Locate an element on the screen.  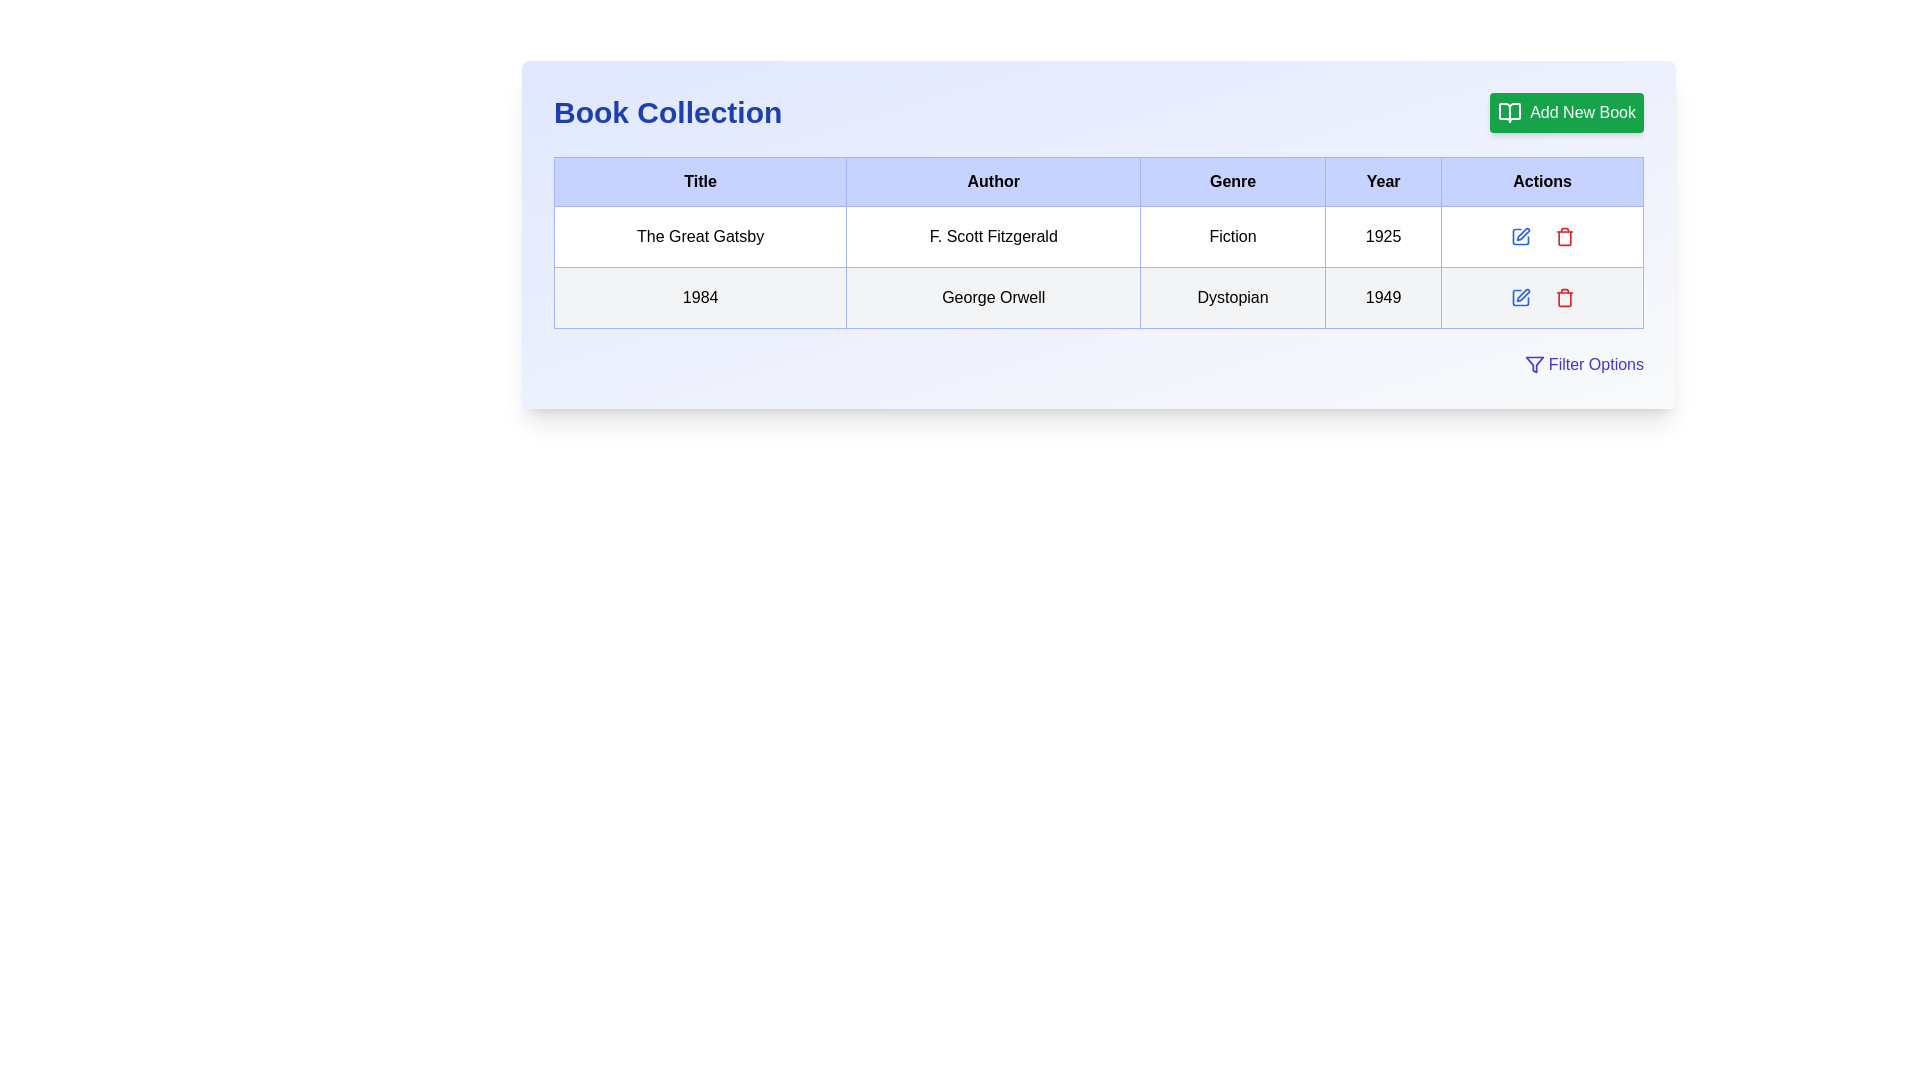
text label displaying 'Fiction' which is located in the third column under the 'Genre' header in the table is located at coordinates (1232, 235).